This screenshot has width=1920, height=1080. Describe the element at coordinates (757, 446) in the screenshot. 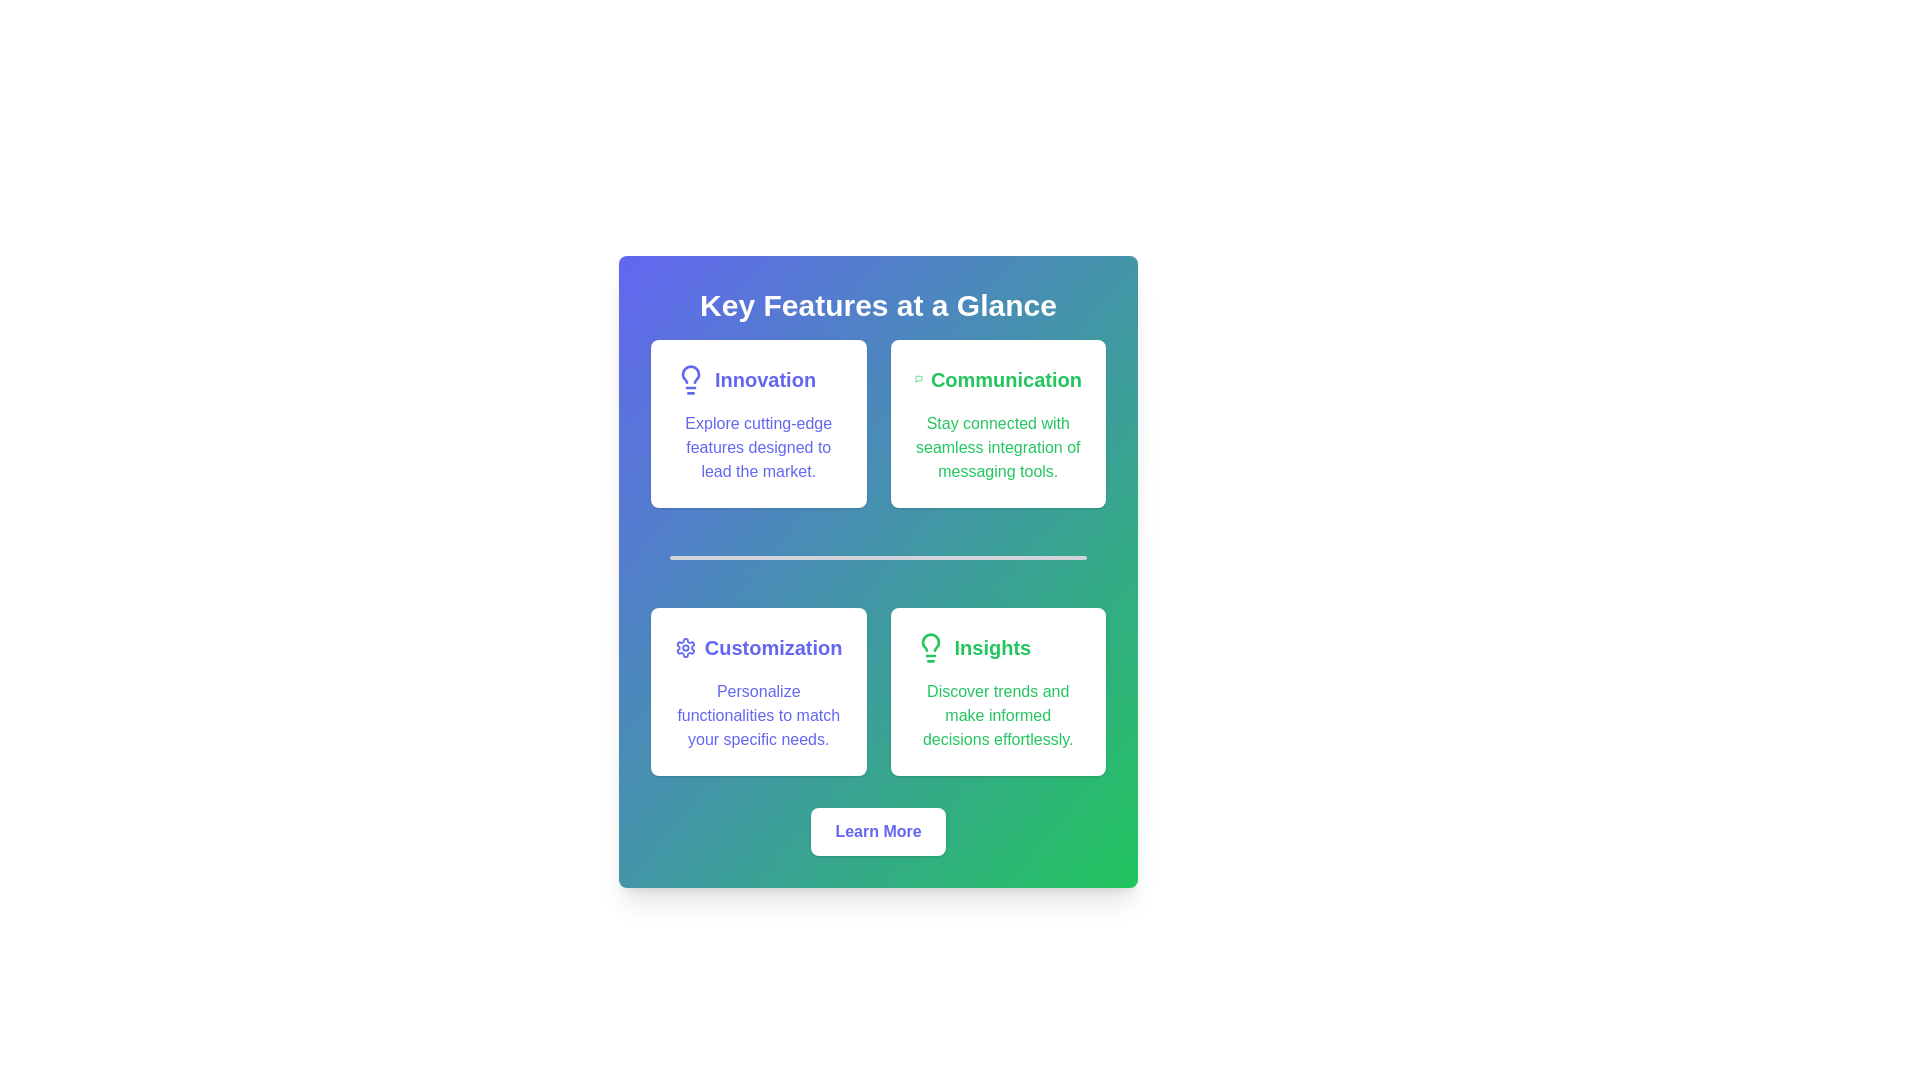

I see `the text paragraph stating 'Explore cutting-edge features designed to lead the market.' which is styled in indigo color and positioned below the title 'Innovation' in the top-left card of the grid` at that location.